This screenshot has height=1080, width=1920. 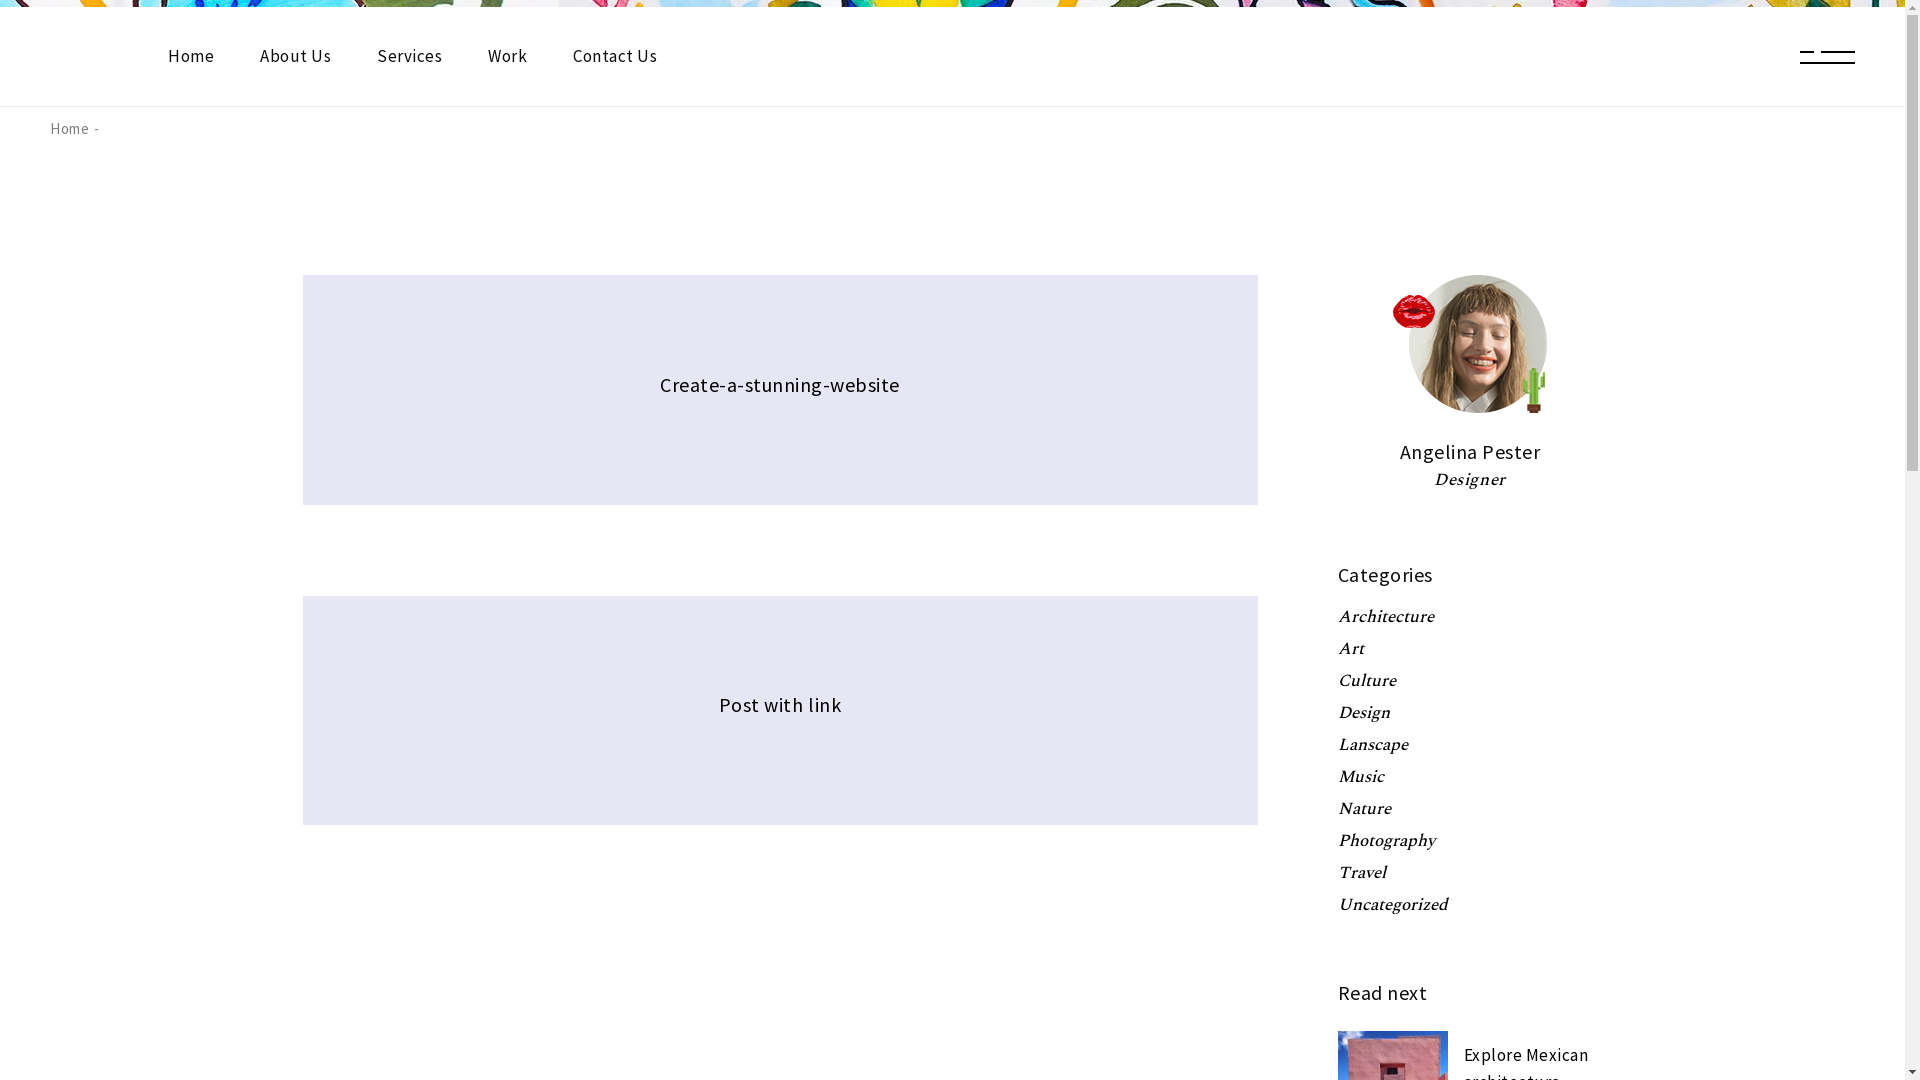 What do you see at coordinates (1391, 905) in the screenshot?
I see `'Uncategorized'` at bounding box center [1391, 905].